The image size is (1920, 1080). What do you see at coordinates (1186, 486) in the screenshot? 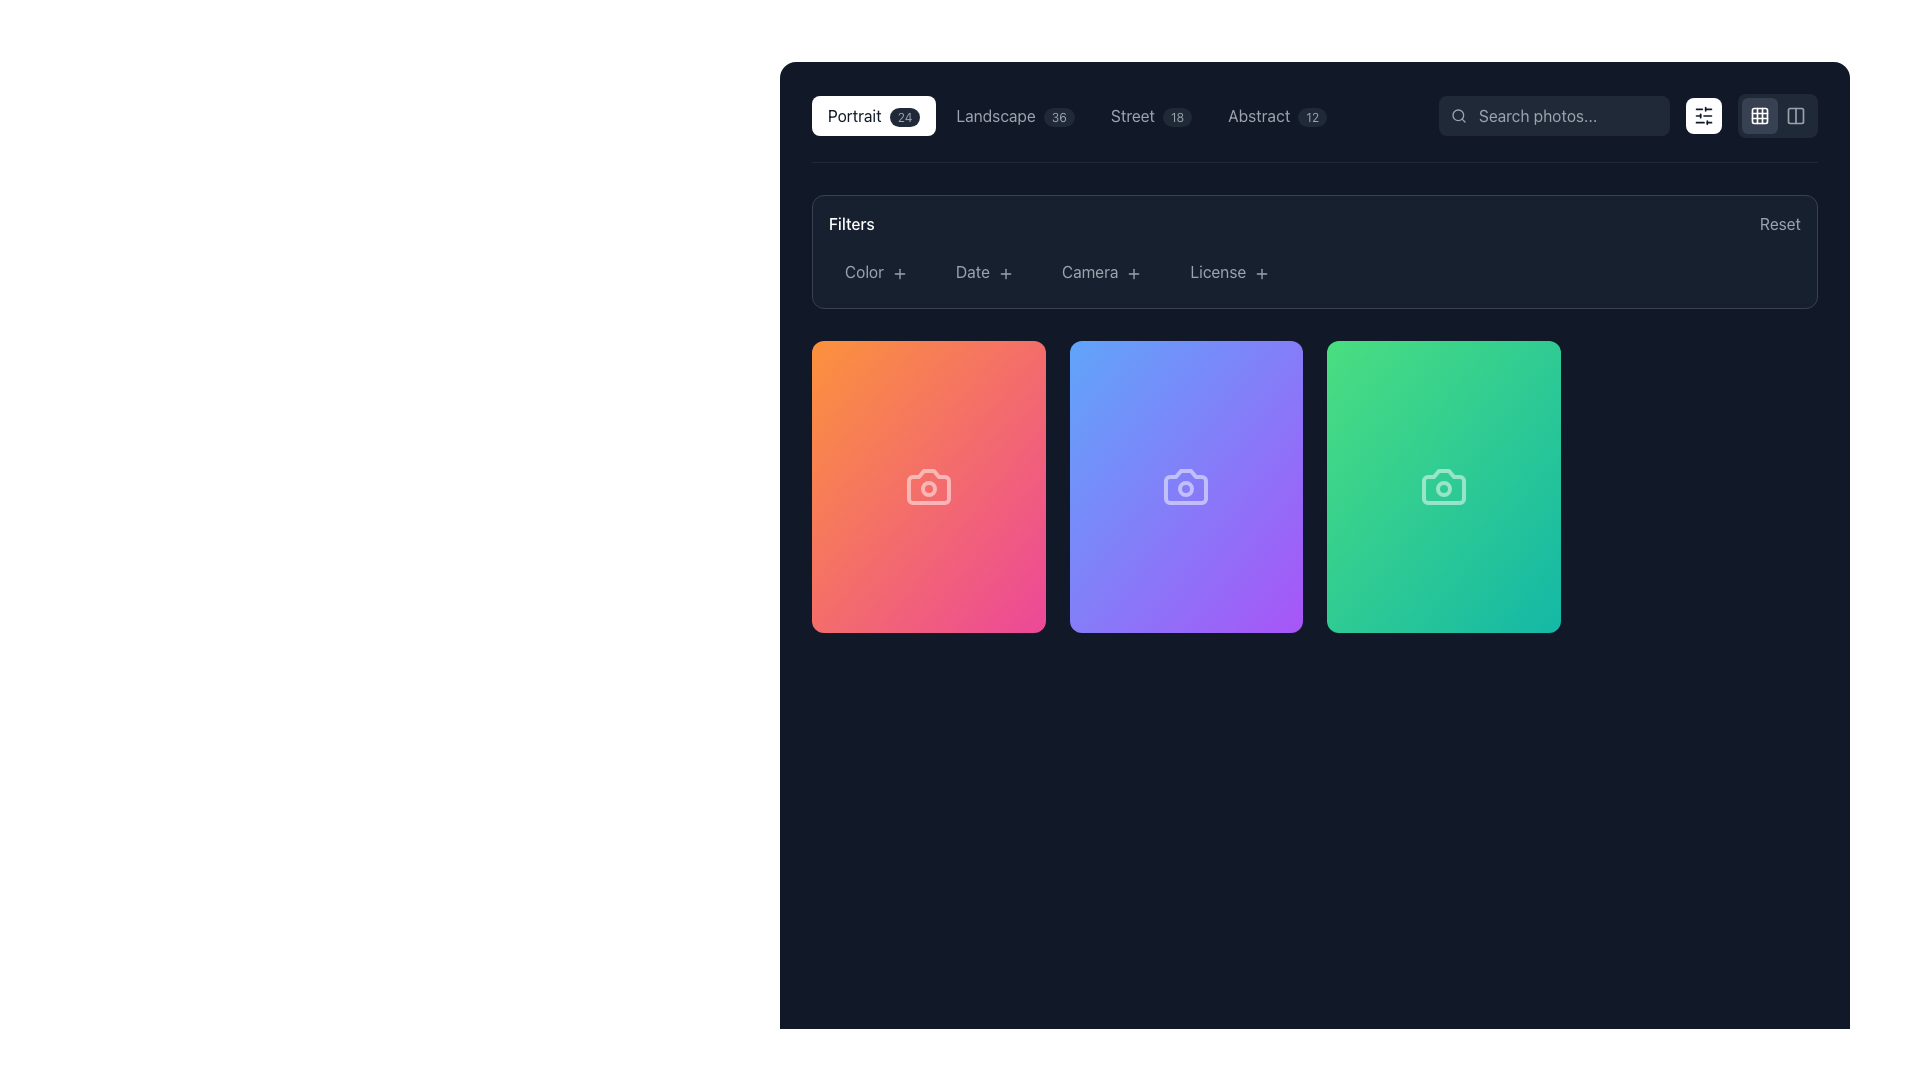
I see `the decorative camera-shaped icon, which is styled in translucent white on a purple rectangular card, located at the center of the second card in a row of three horizontally aligned cards` at bounding box center [1186, 486].